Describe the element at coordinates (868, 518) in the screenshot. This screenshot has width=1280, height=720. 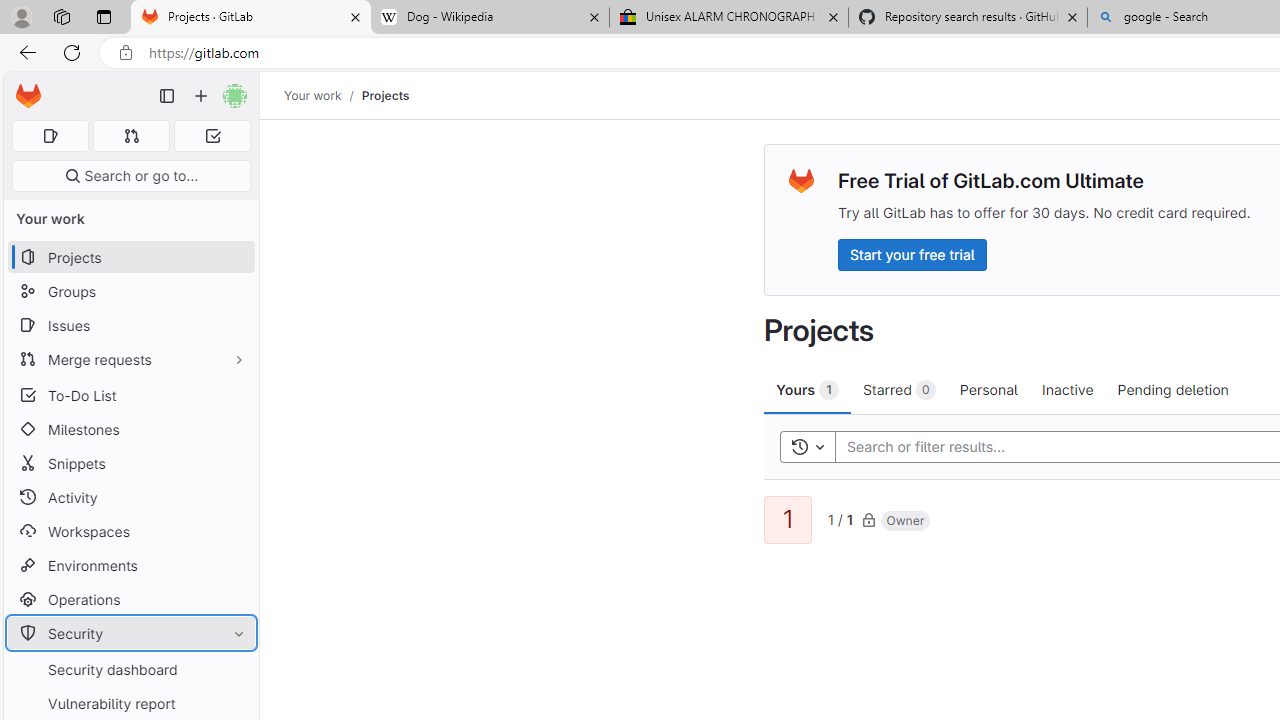
I see `'Class: s16'` at that location.